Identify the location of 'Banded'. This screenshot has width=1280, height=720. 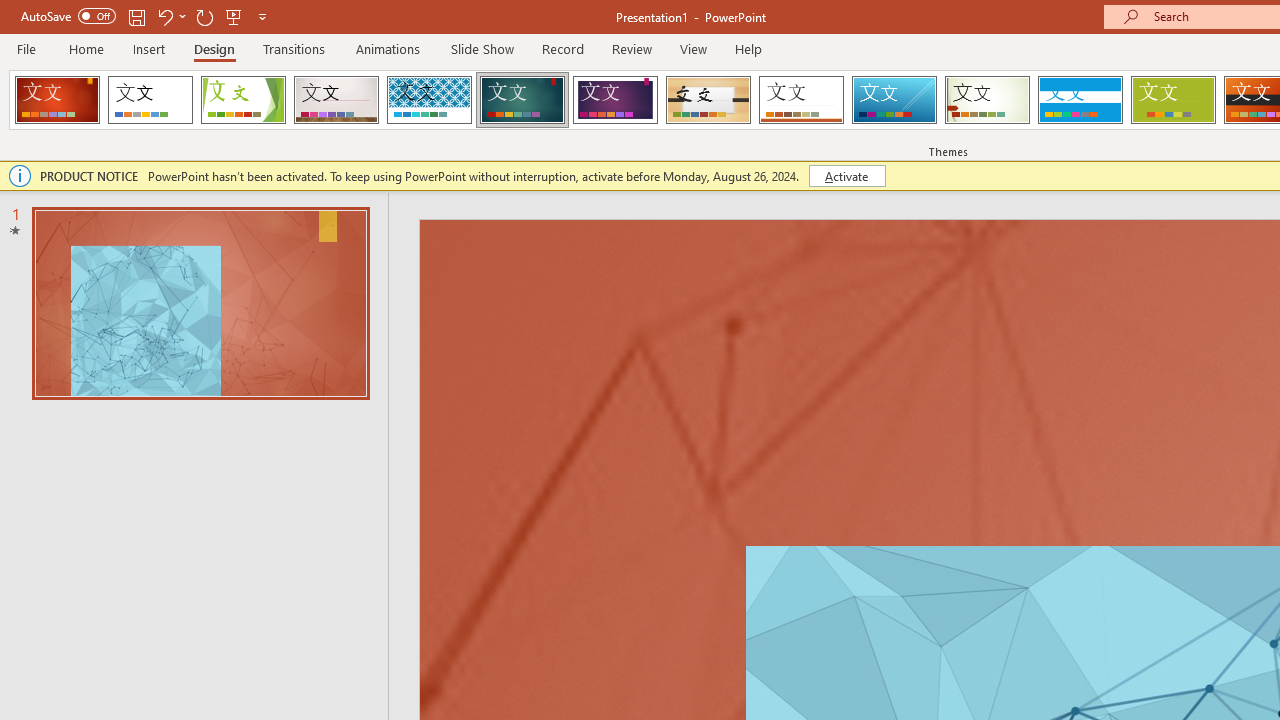
(1079, 100).